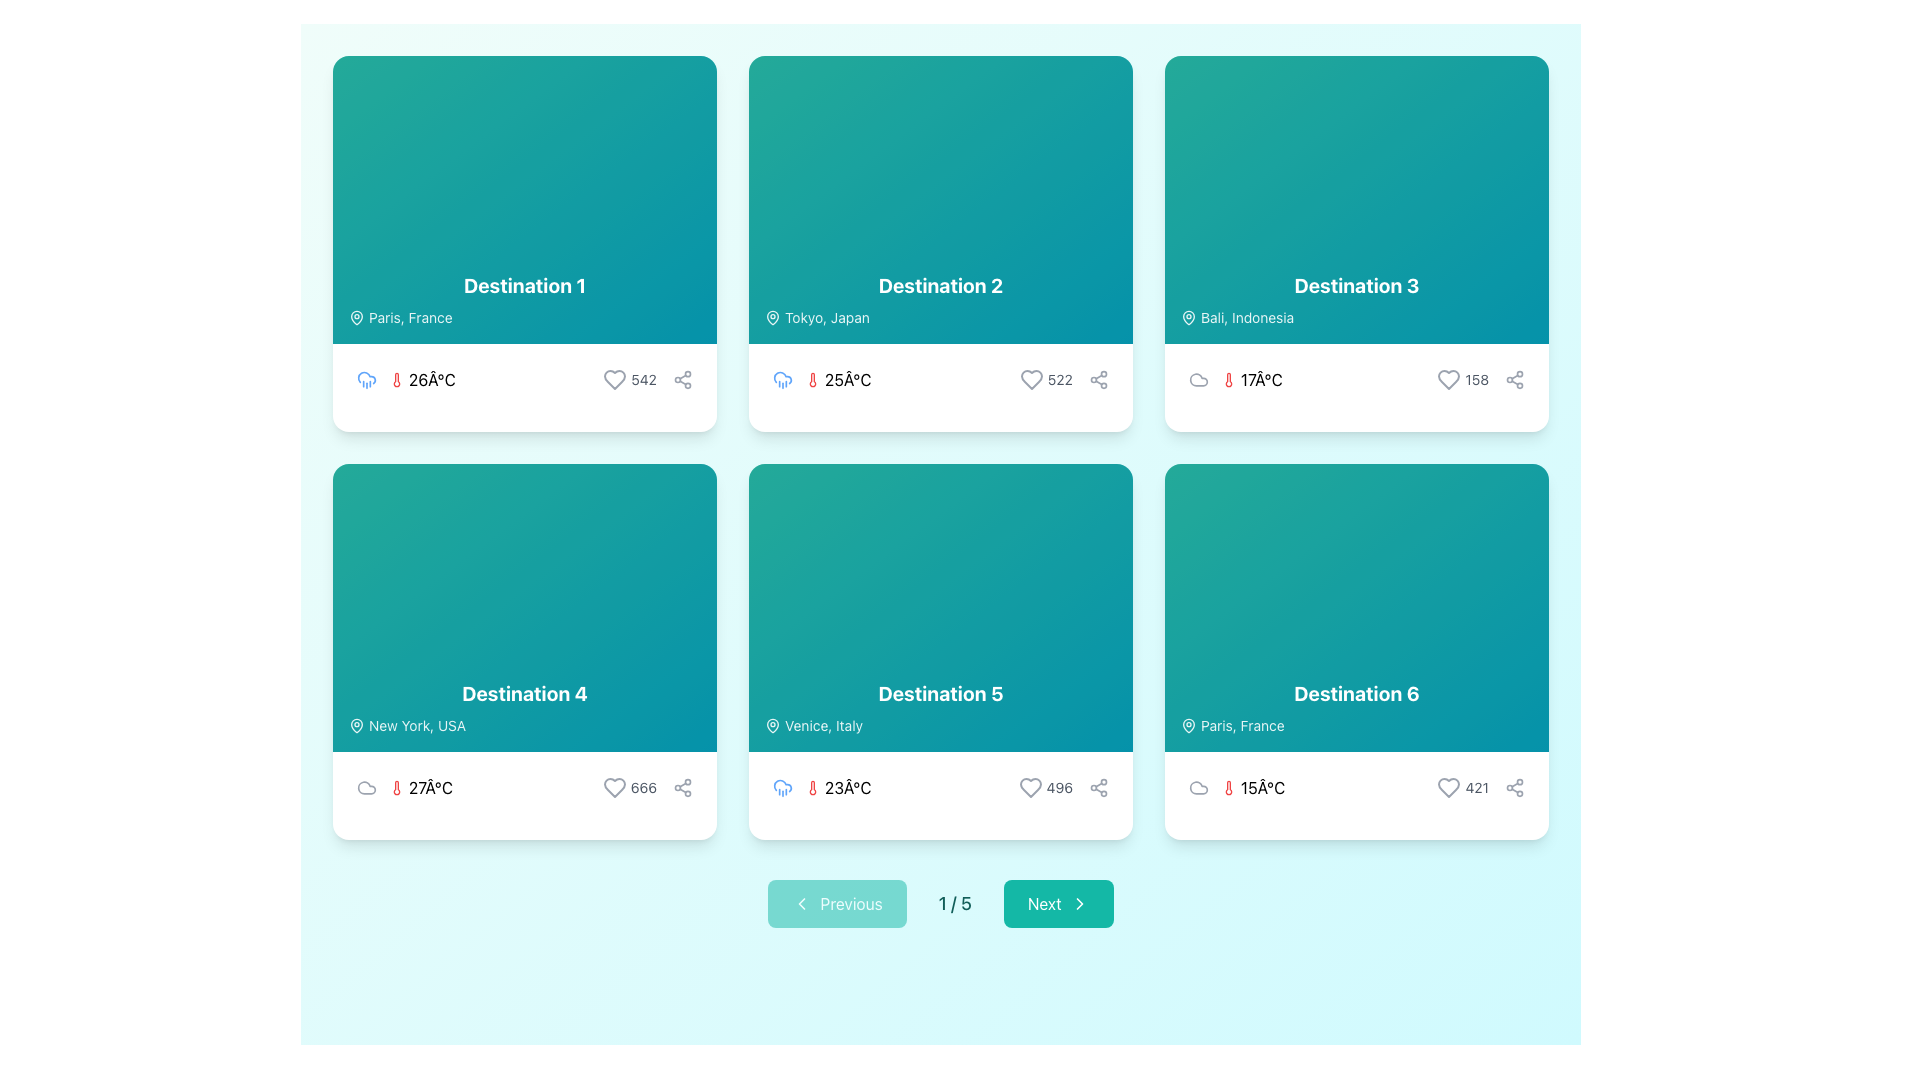  What do you see at coordinates (524, 707) in the screenshot?
I see `the 'Destination 4' text block, which features a bold heading 'Destination 4' in white and a subtitle 'New York, USA' in a smaller white font, set against a gradient background from teal to cyan` at bounding box center [524, 707].